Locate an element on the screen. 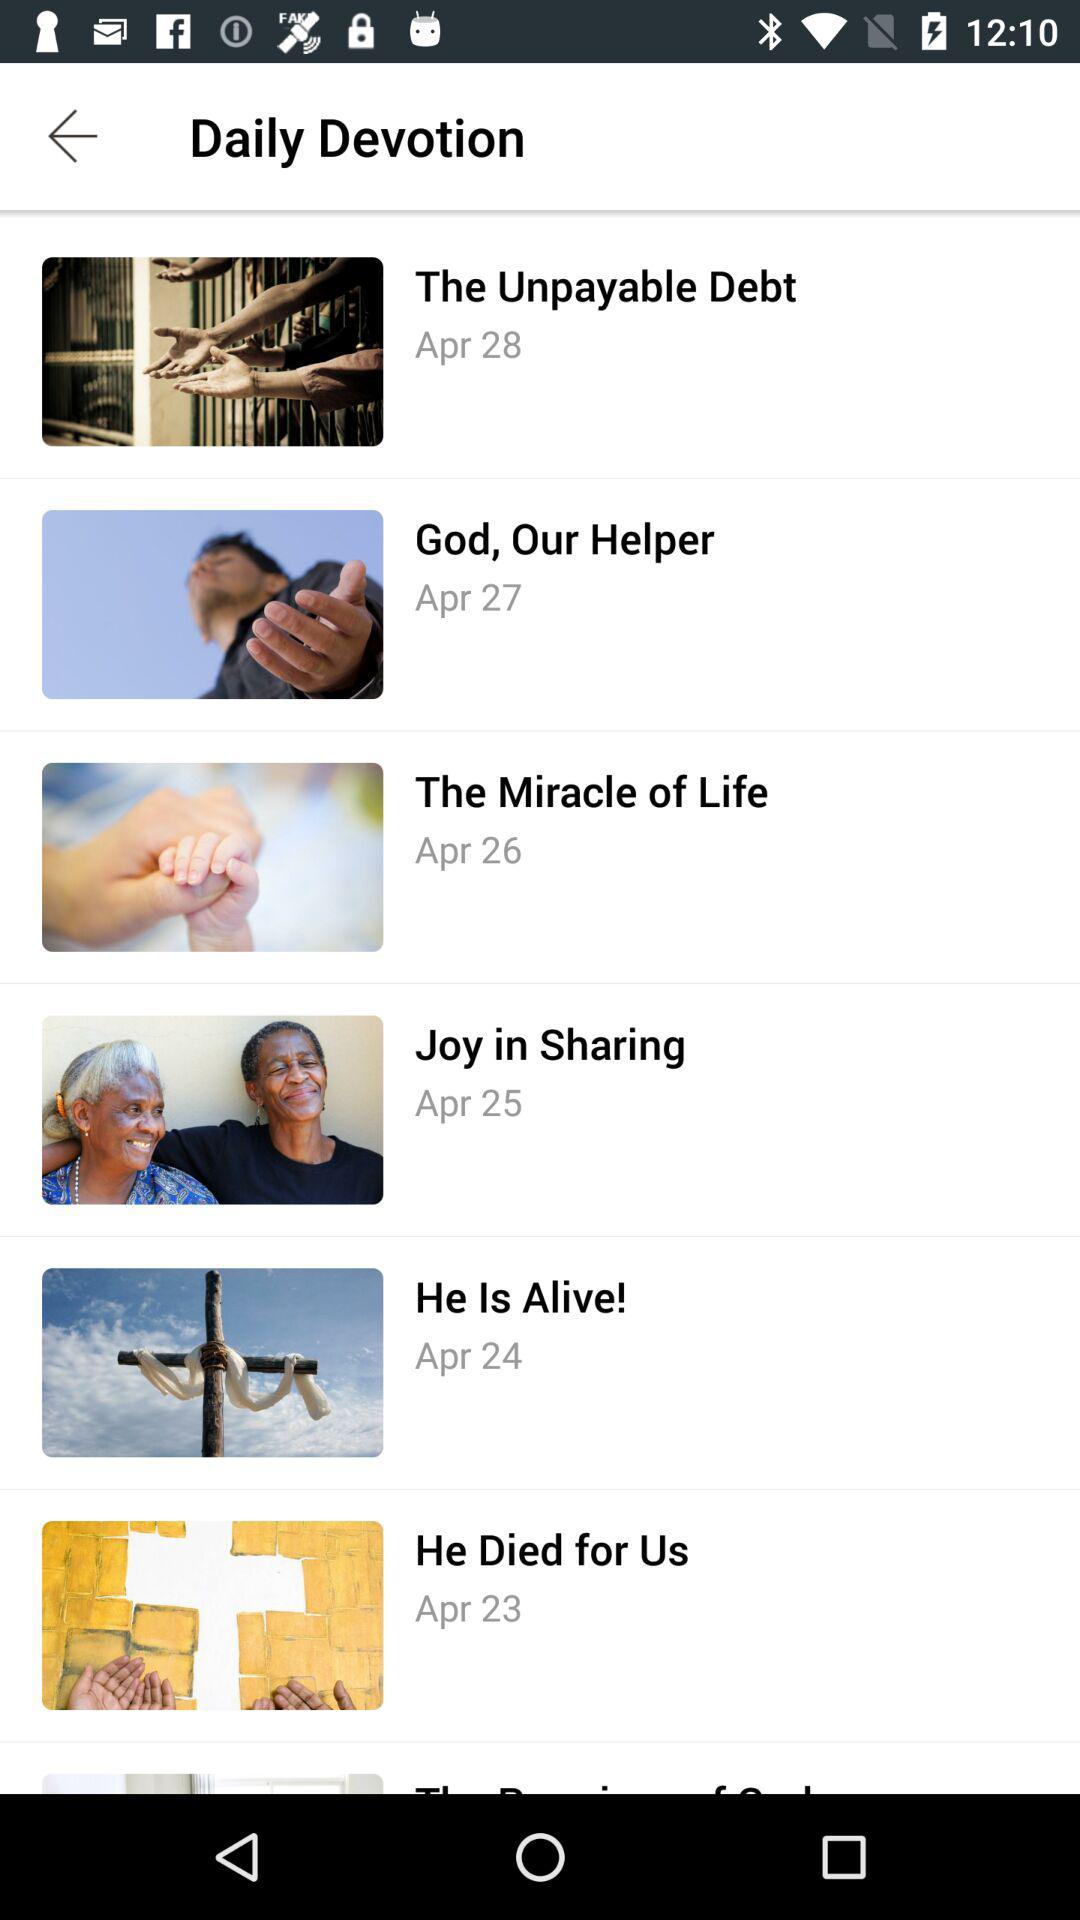 Image resolution: width=1080 pixels, height=1920 pixels. the he is alive! is located at coordinates (519, 1296).